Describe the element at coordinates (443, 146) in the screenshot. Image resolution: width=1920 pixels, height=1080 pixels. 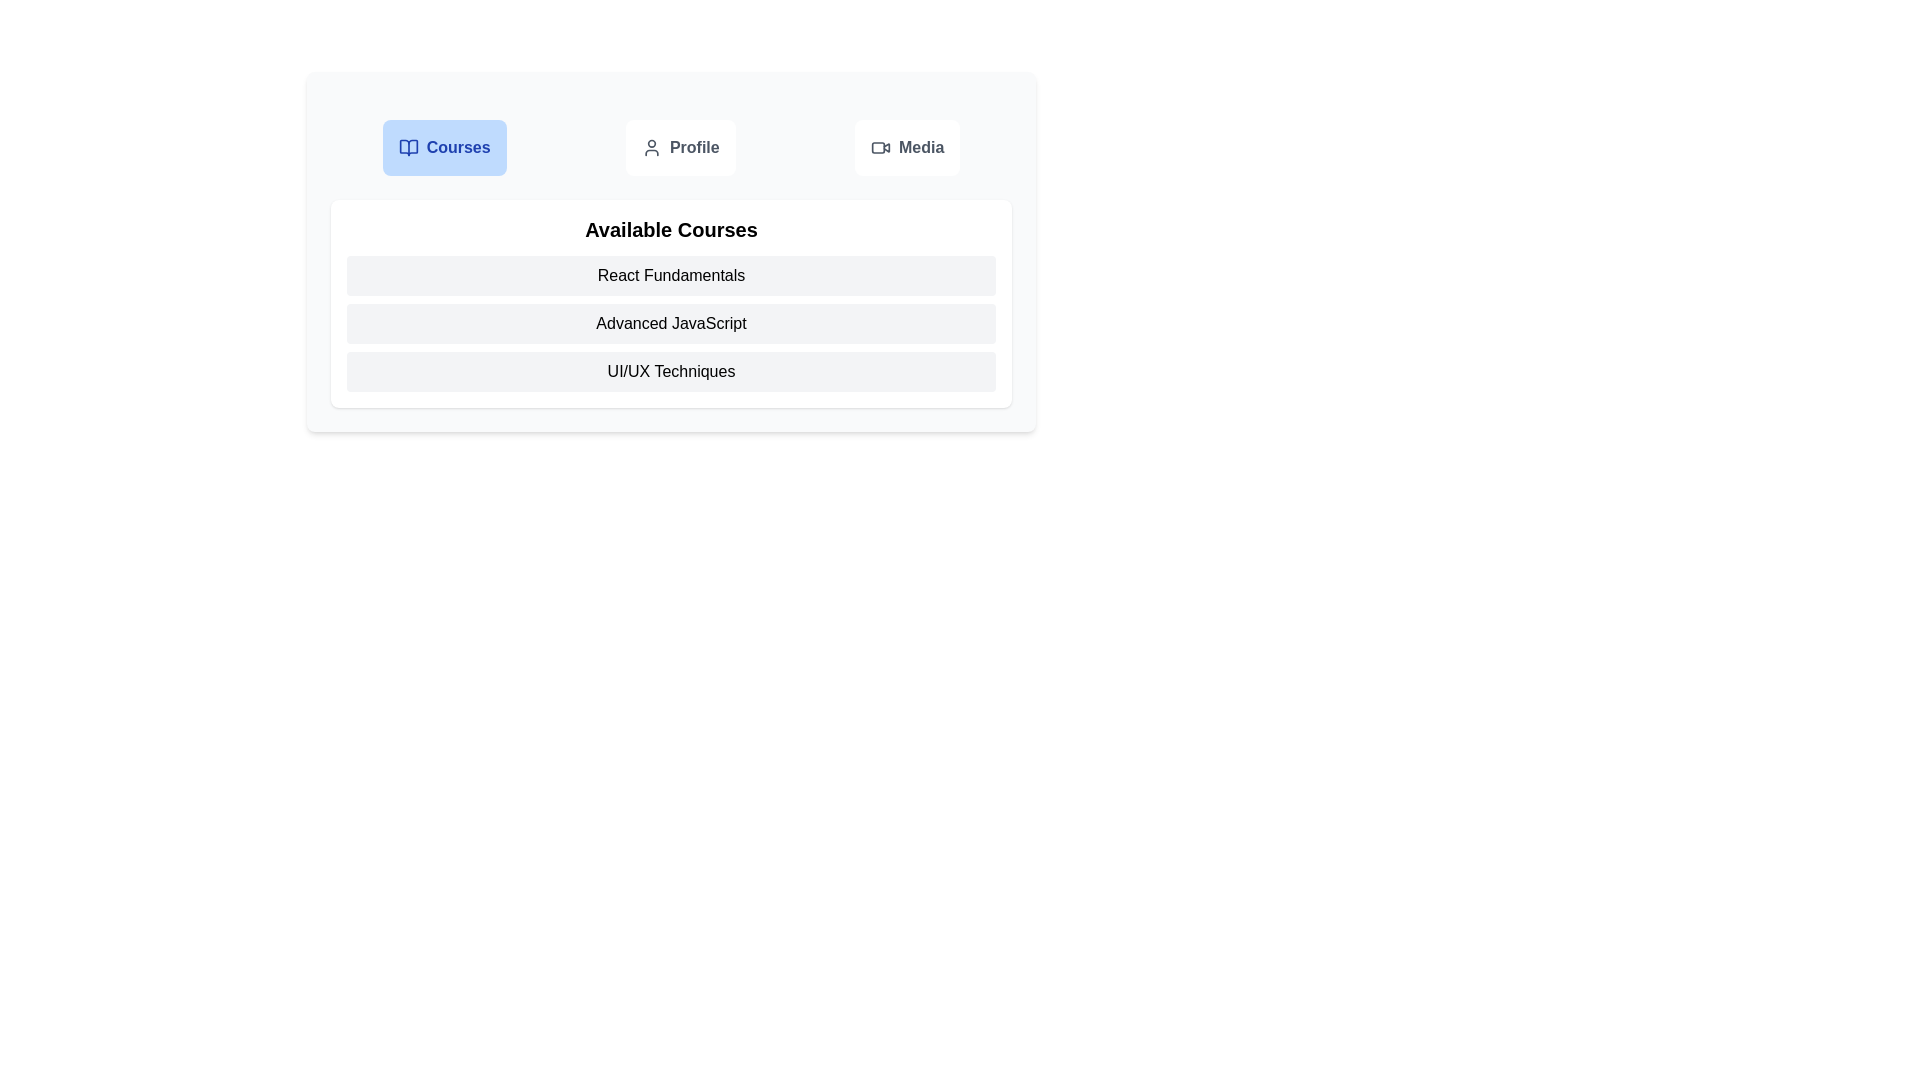
I see `the 'Courses' button in the header area` at that location.